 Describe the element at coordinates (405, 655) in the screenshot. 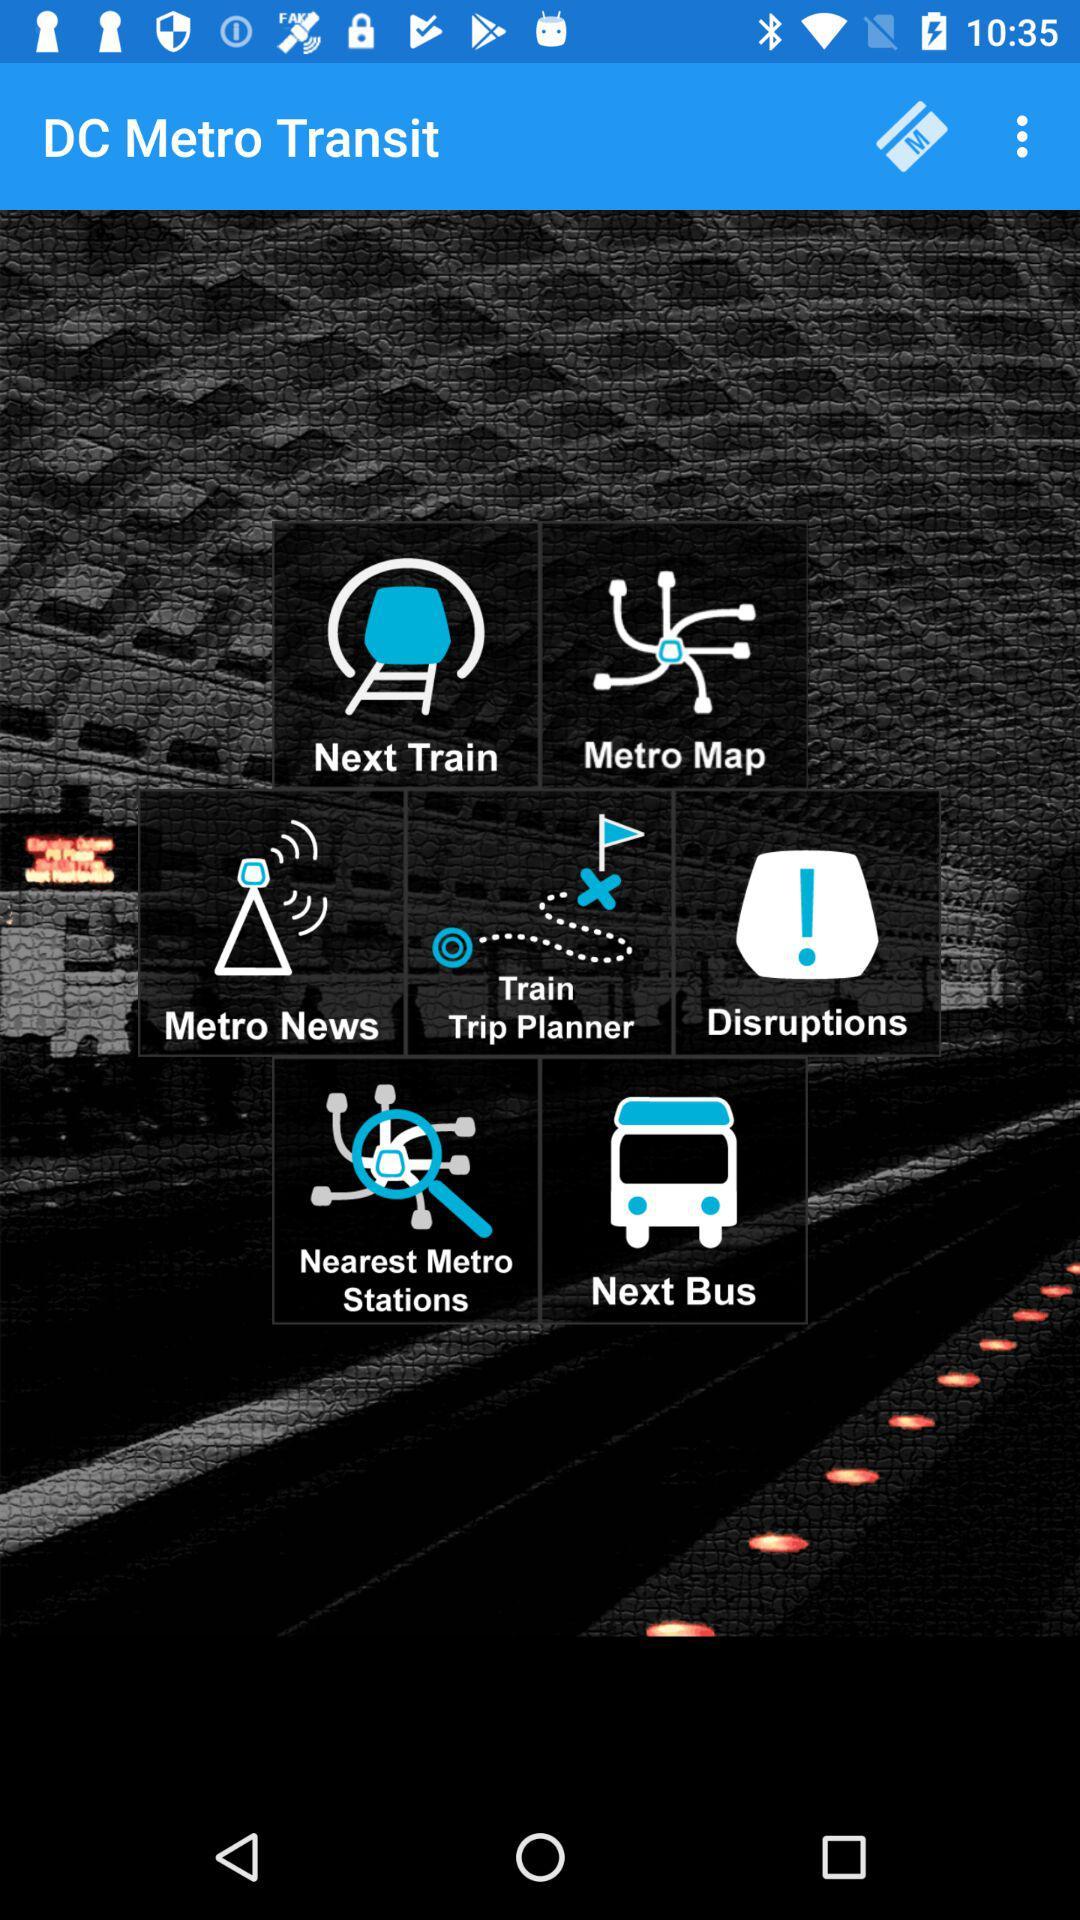

I see `next train` at that location.